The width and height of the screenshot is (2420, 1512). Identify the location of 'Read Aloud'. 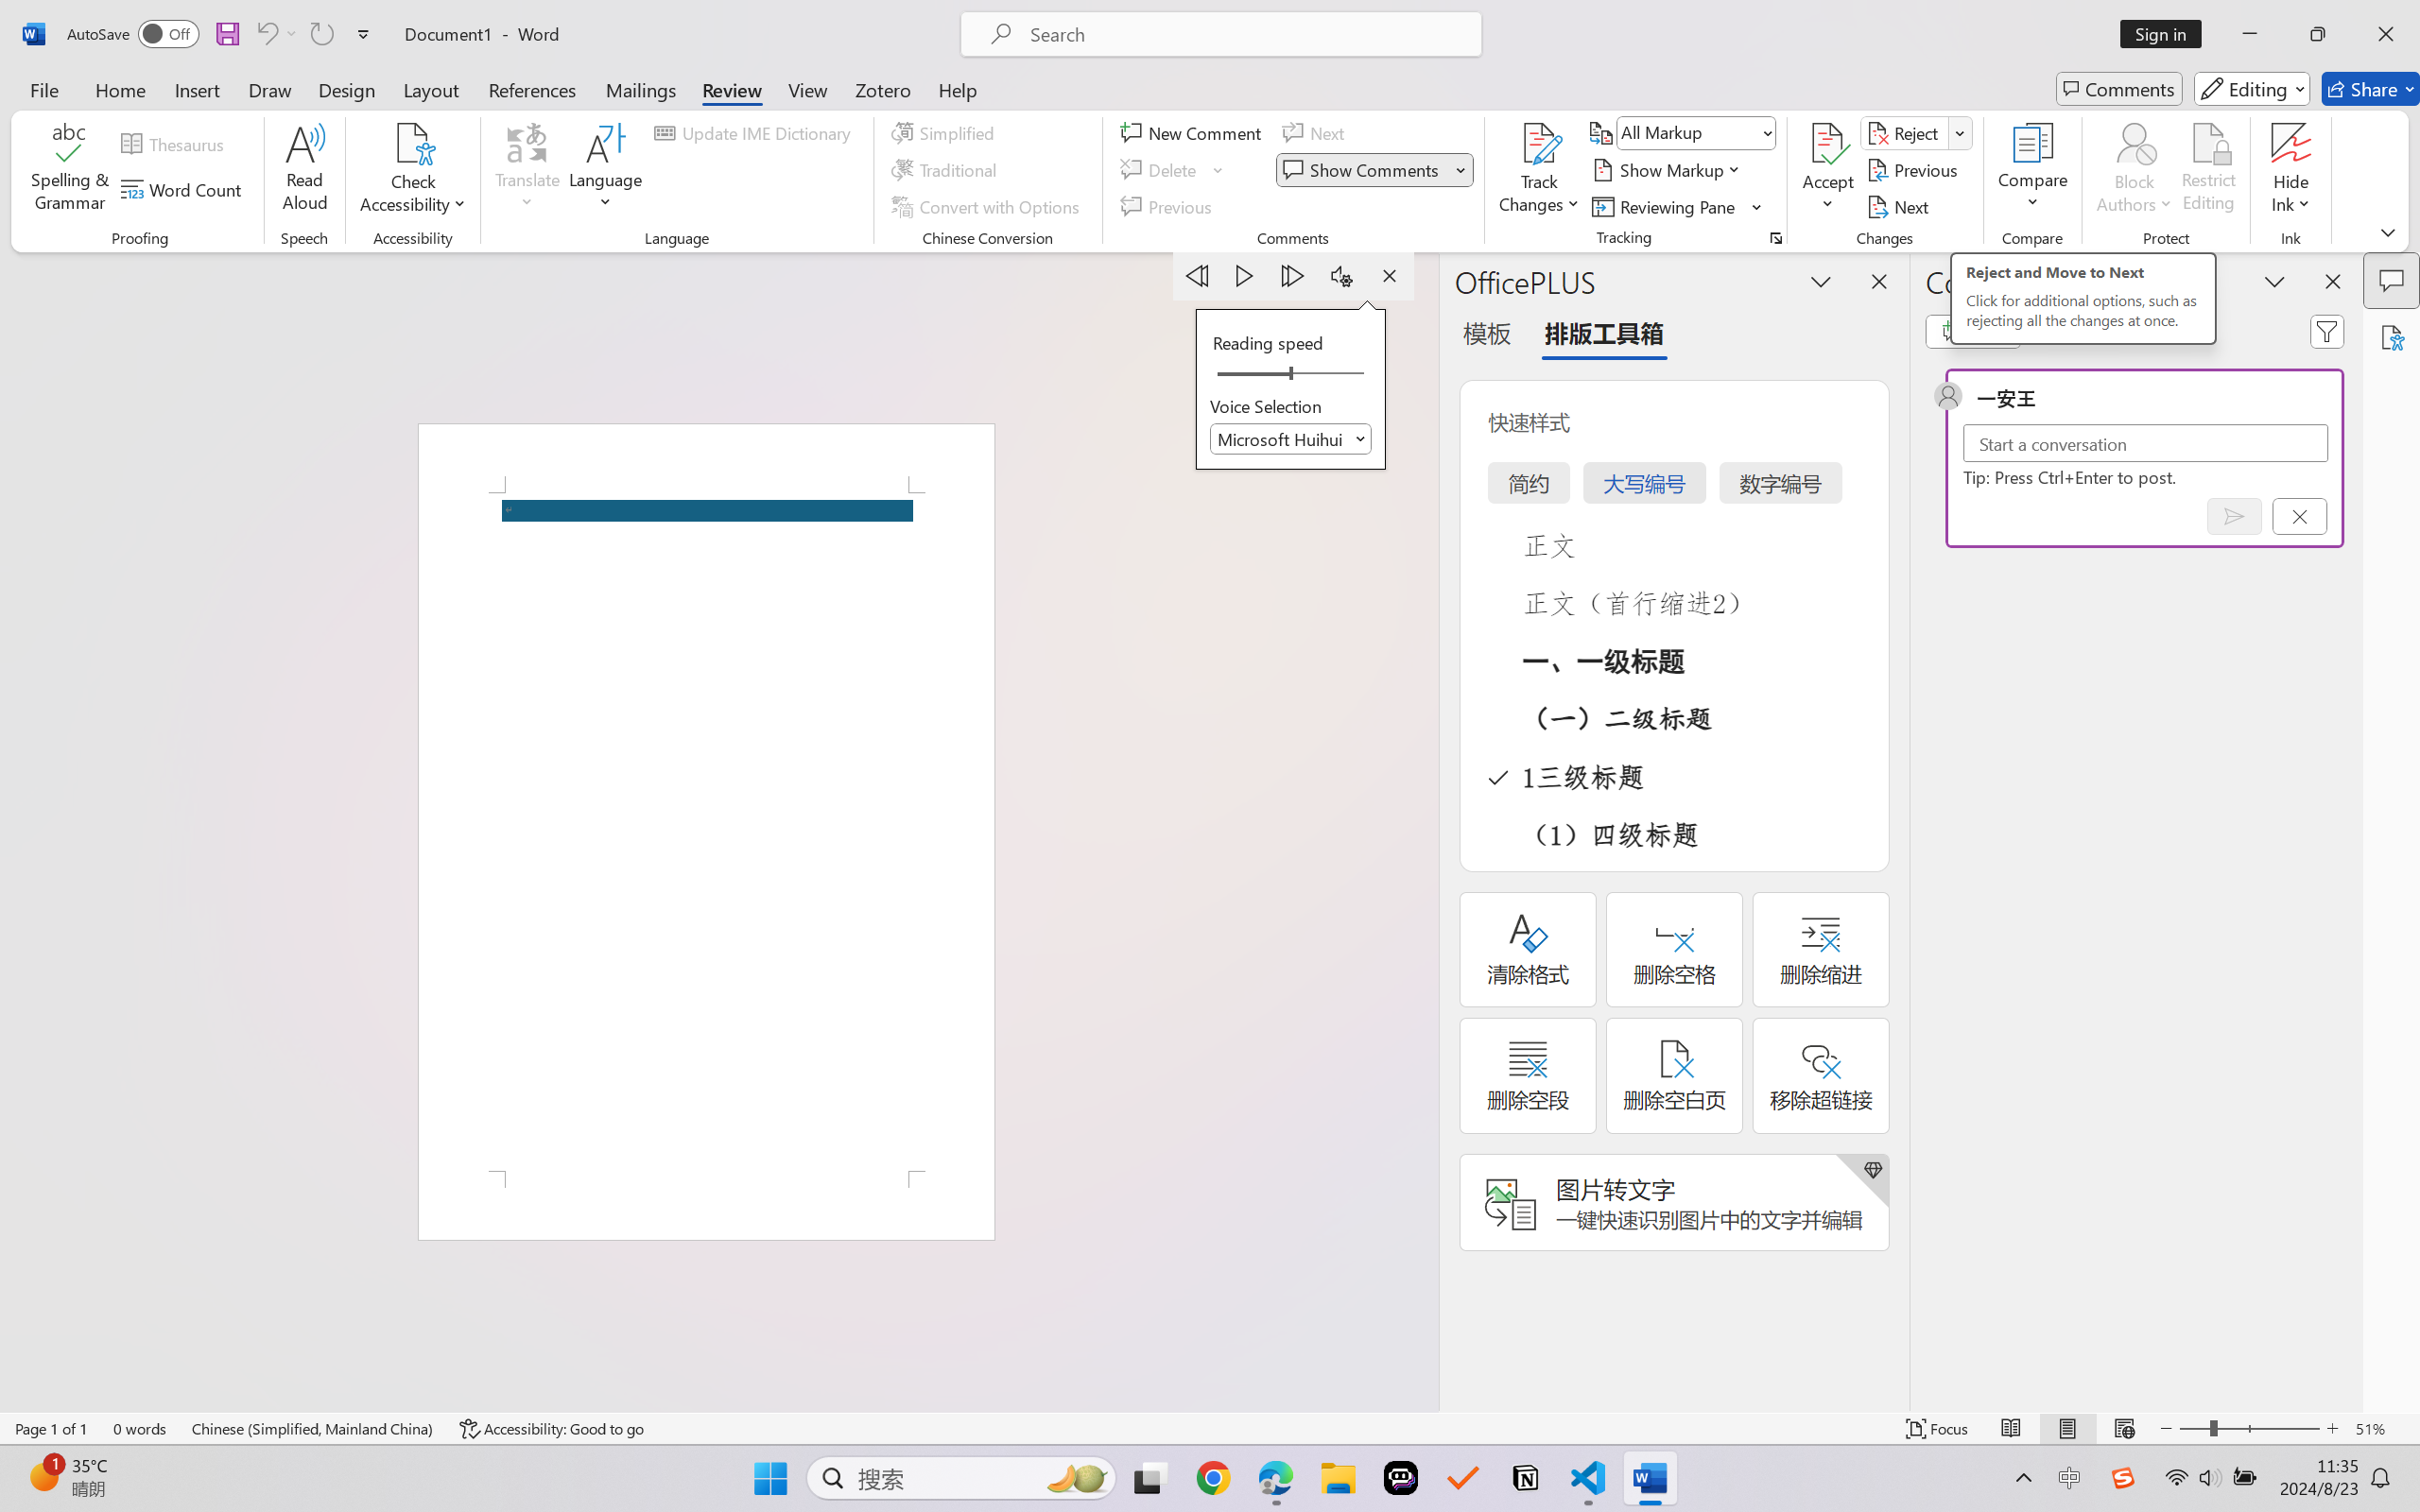
(303, 170).